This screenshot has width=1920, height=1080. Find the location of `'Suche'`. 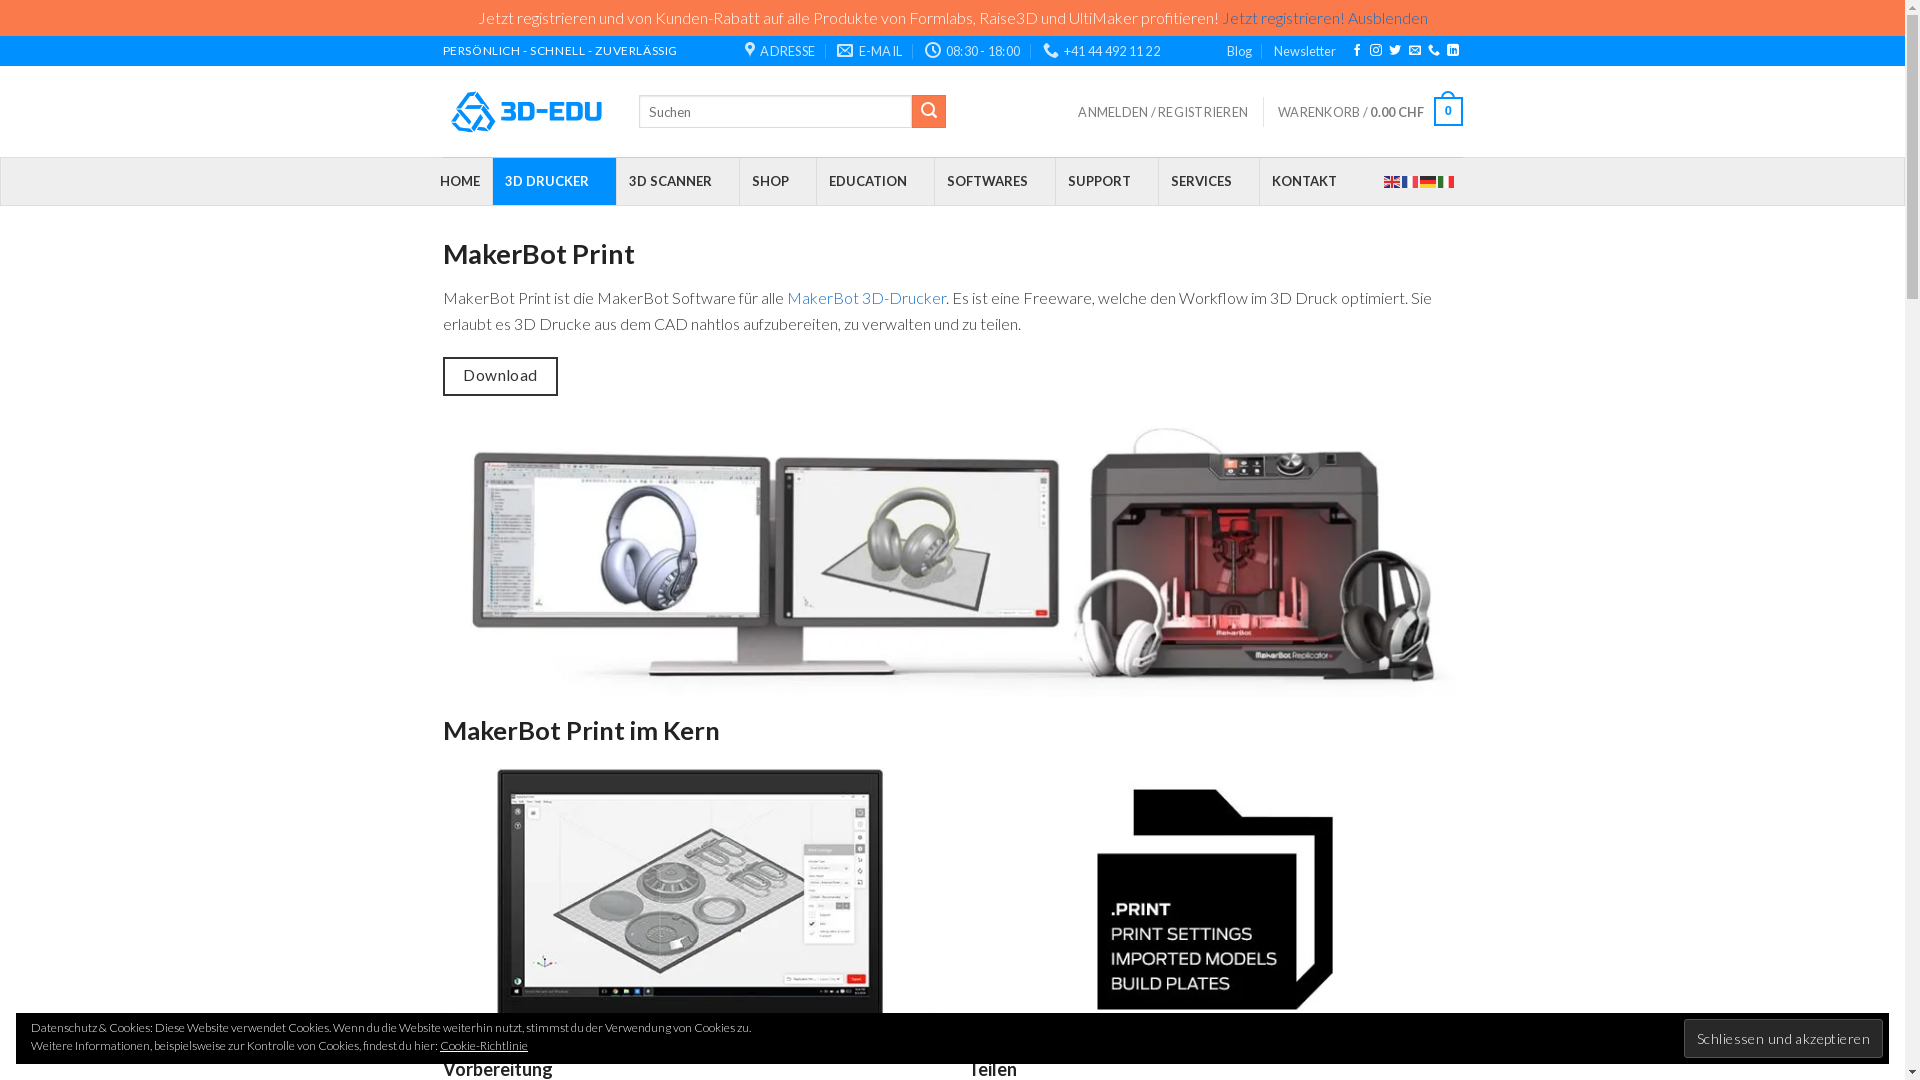

'Suche' is located at coordinates (928, 111).